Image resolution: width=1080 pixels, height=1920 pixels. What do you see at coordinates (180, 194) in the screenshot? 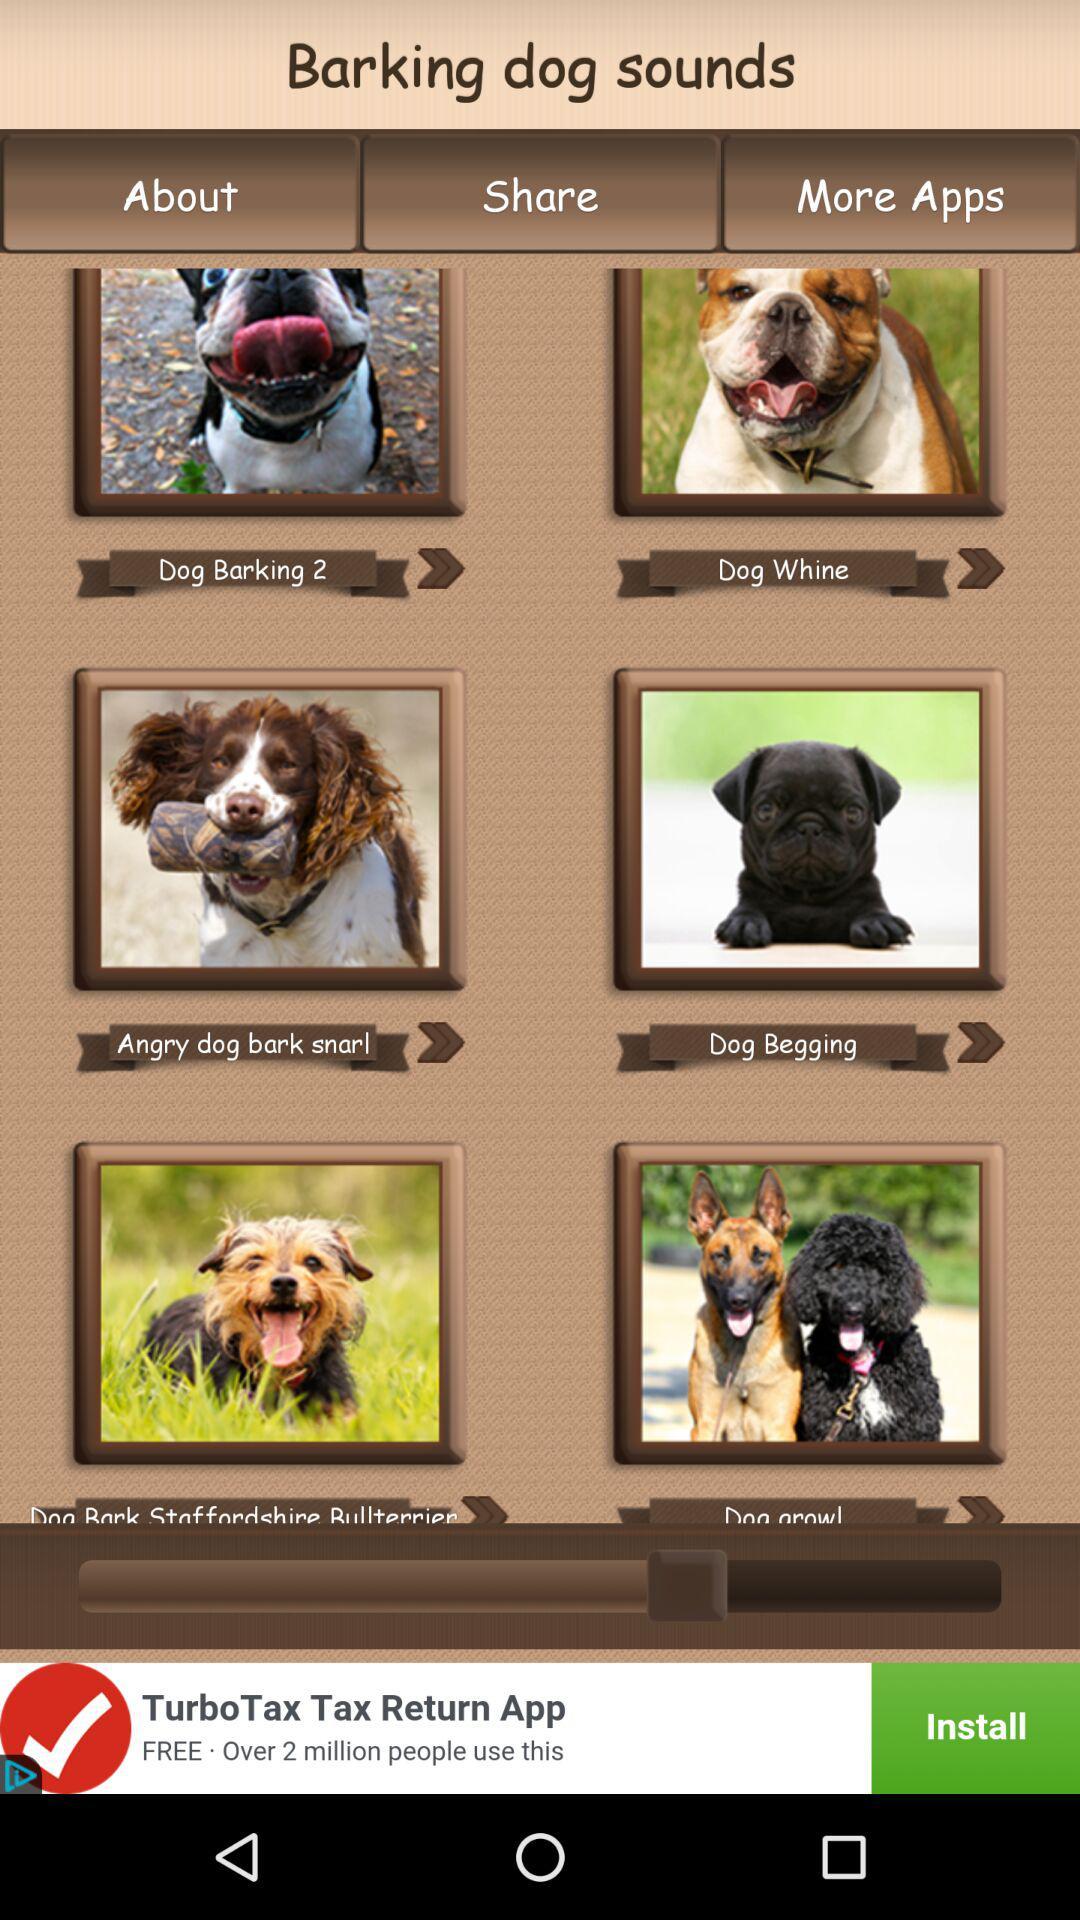
I see `the about icon` at bounding box center [180, 194].